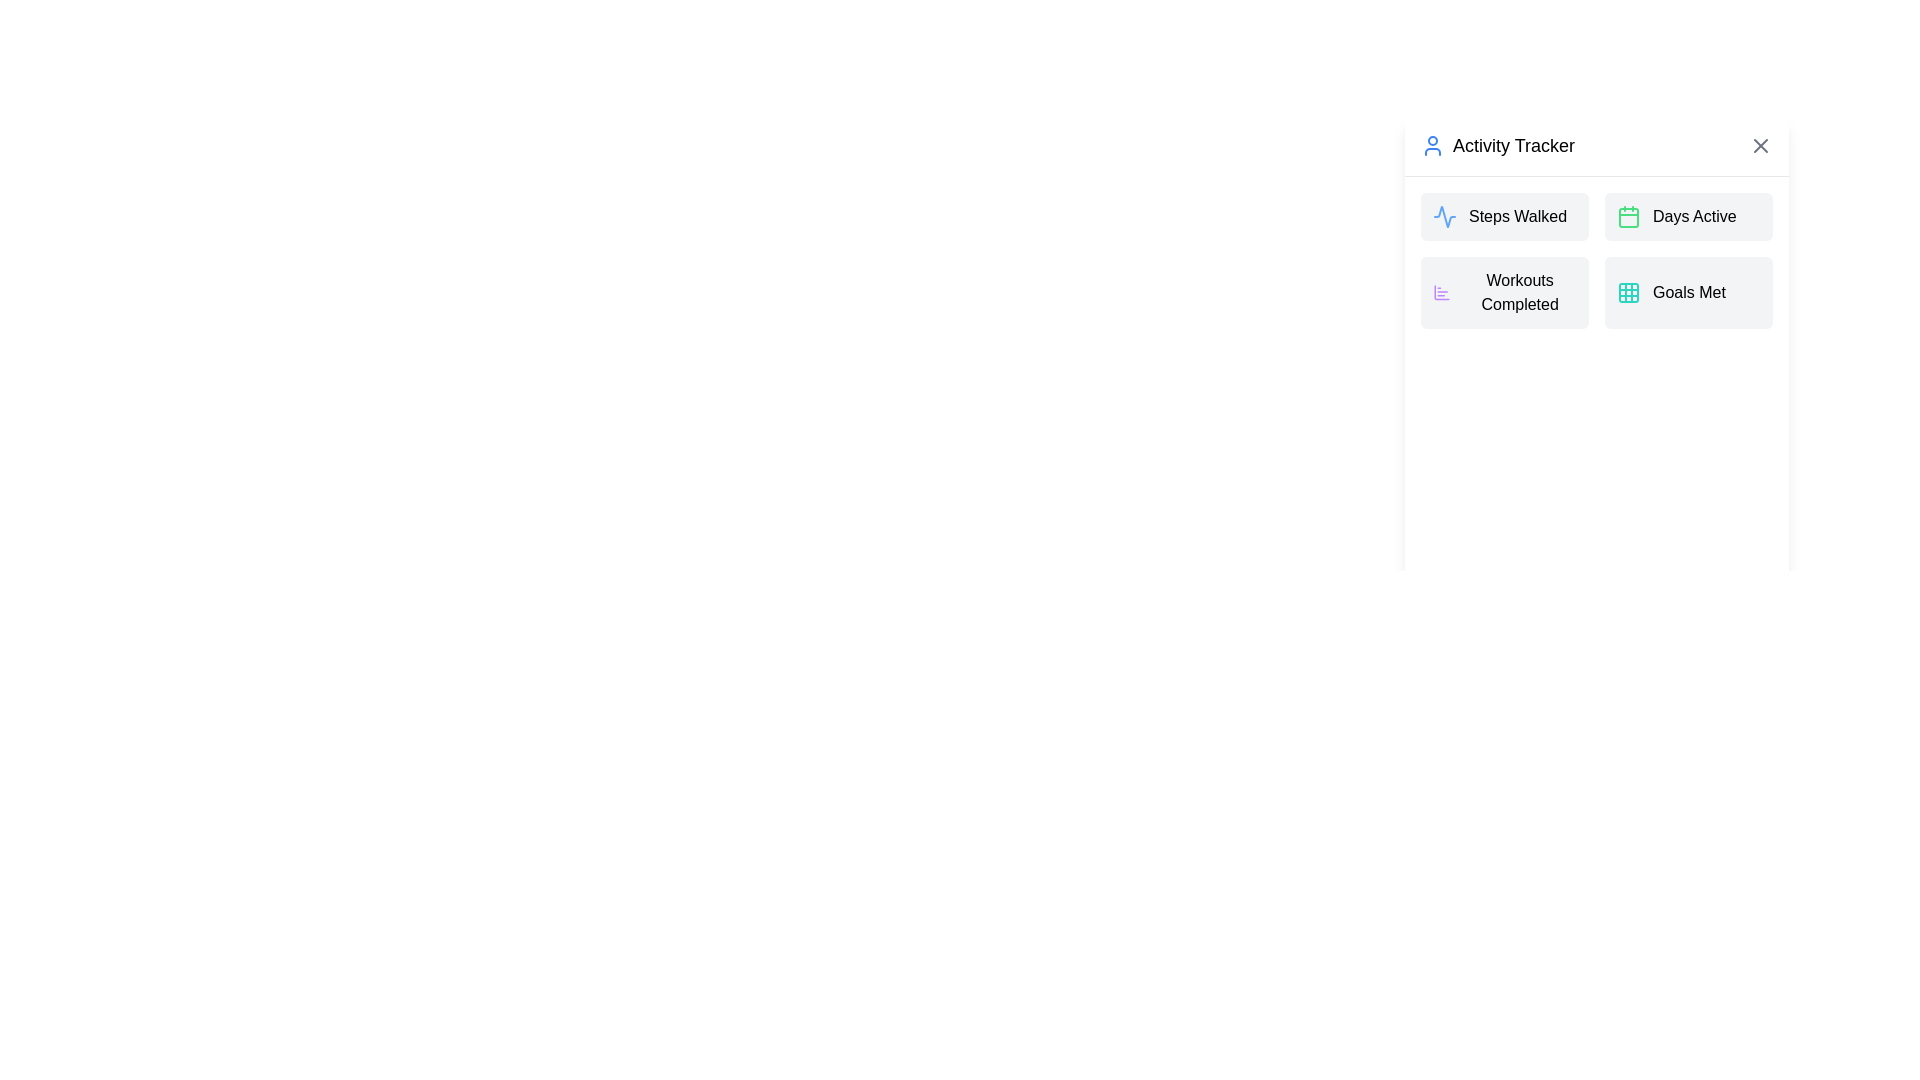 Image resolution: width=1920 pixels, height=1080 pixels. What do you see at coordinates (1442, 293) in the screenshot?
I see `the Iconographic SVG component representing 'Workouts Completed' in the 'Activity Tracker' module, located towards the lower-left section of the widget menu` at bounding box center [1442, 293].